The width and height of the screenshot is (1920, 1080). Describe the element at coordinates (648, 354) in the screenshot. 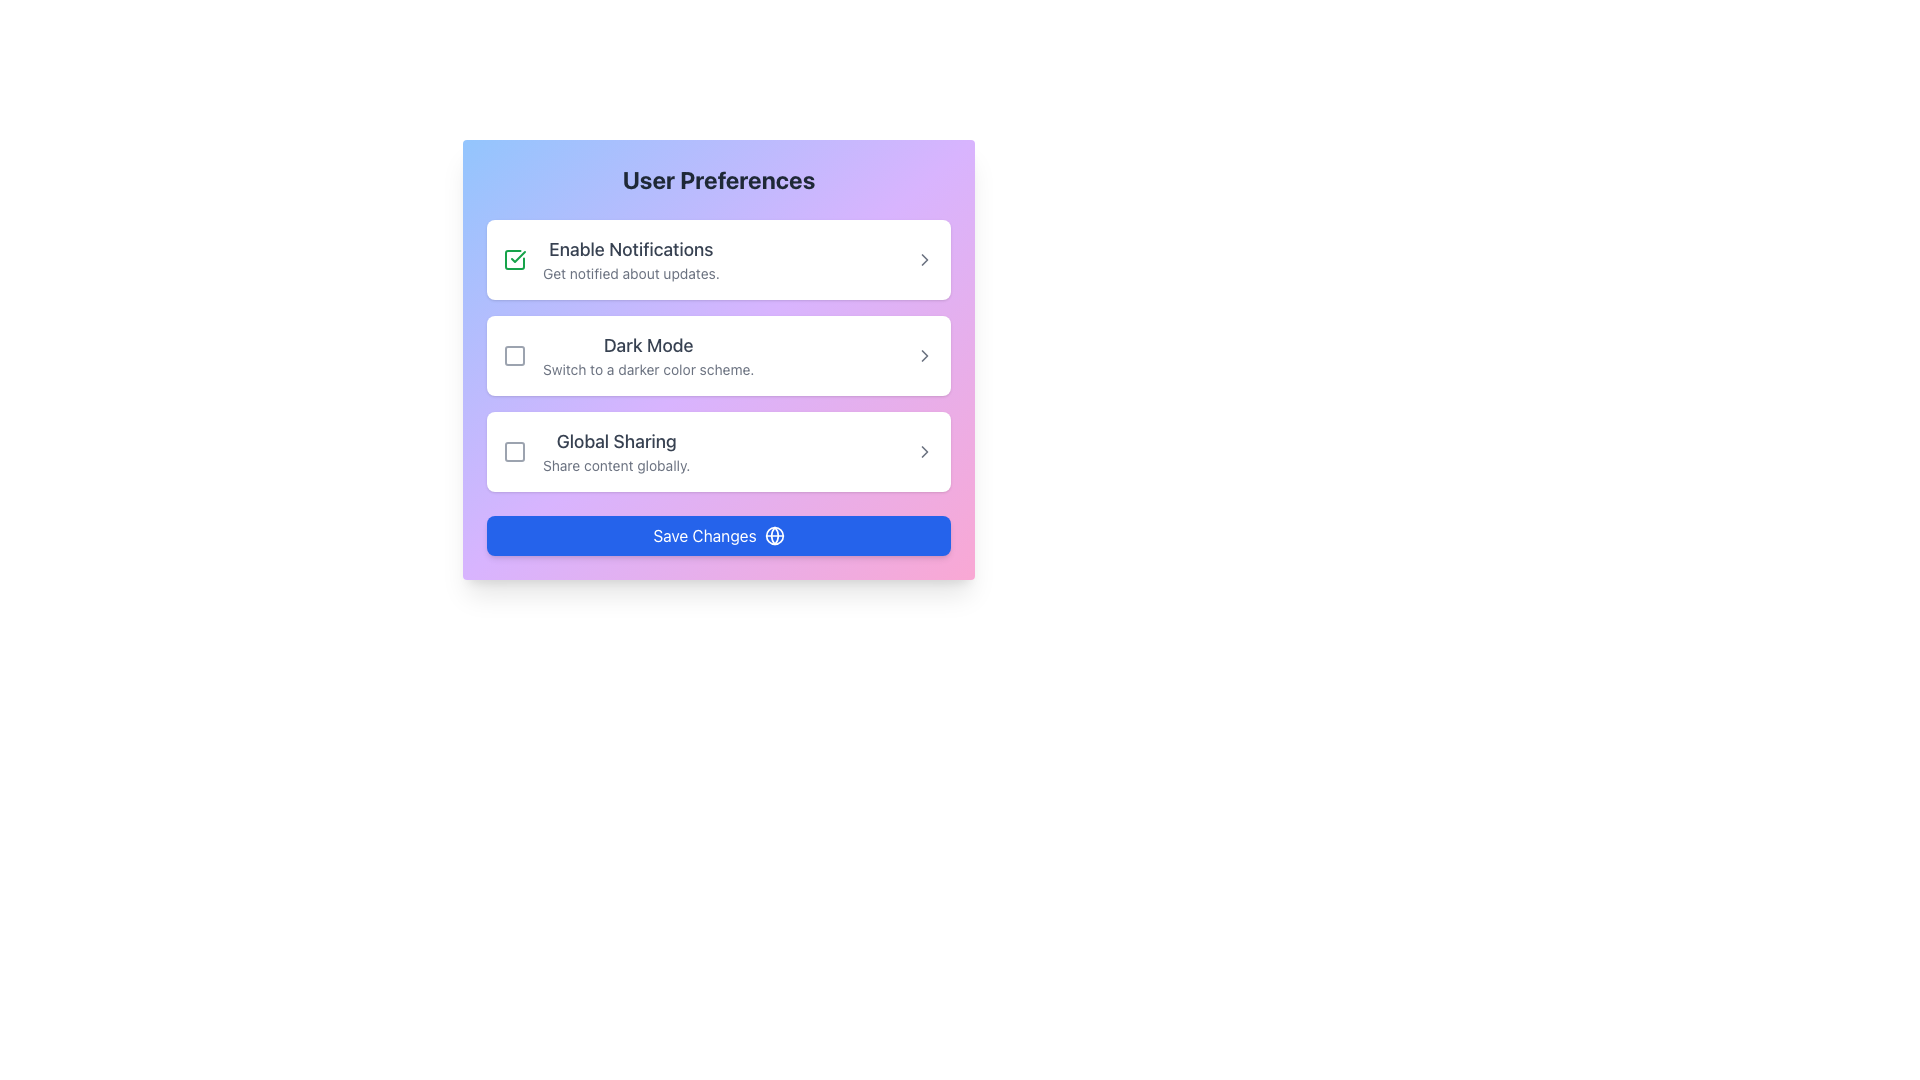

I see `text associated with the 'Dark Mode' checkbox, which is the second entry in the 'User Preferences' section, located below 'Enable Notifications' and above 'Global Sharing'` at that location.